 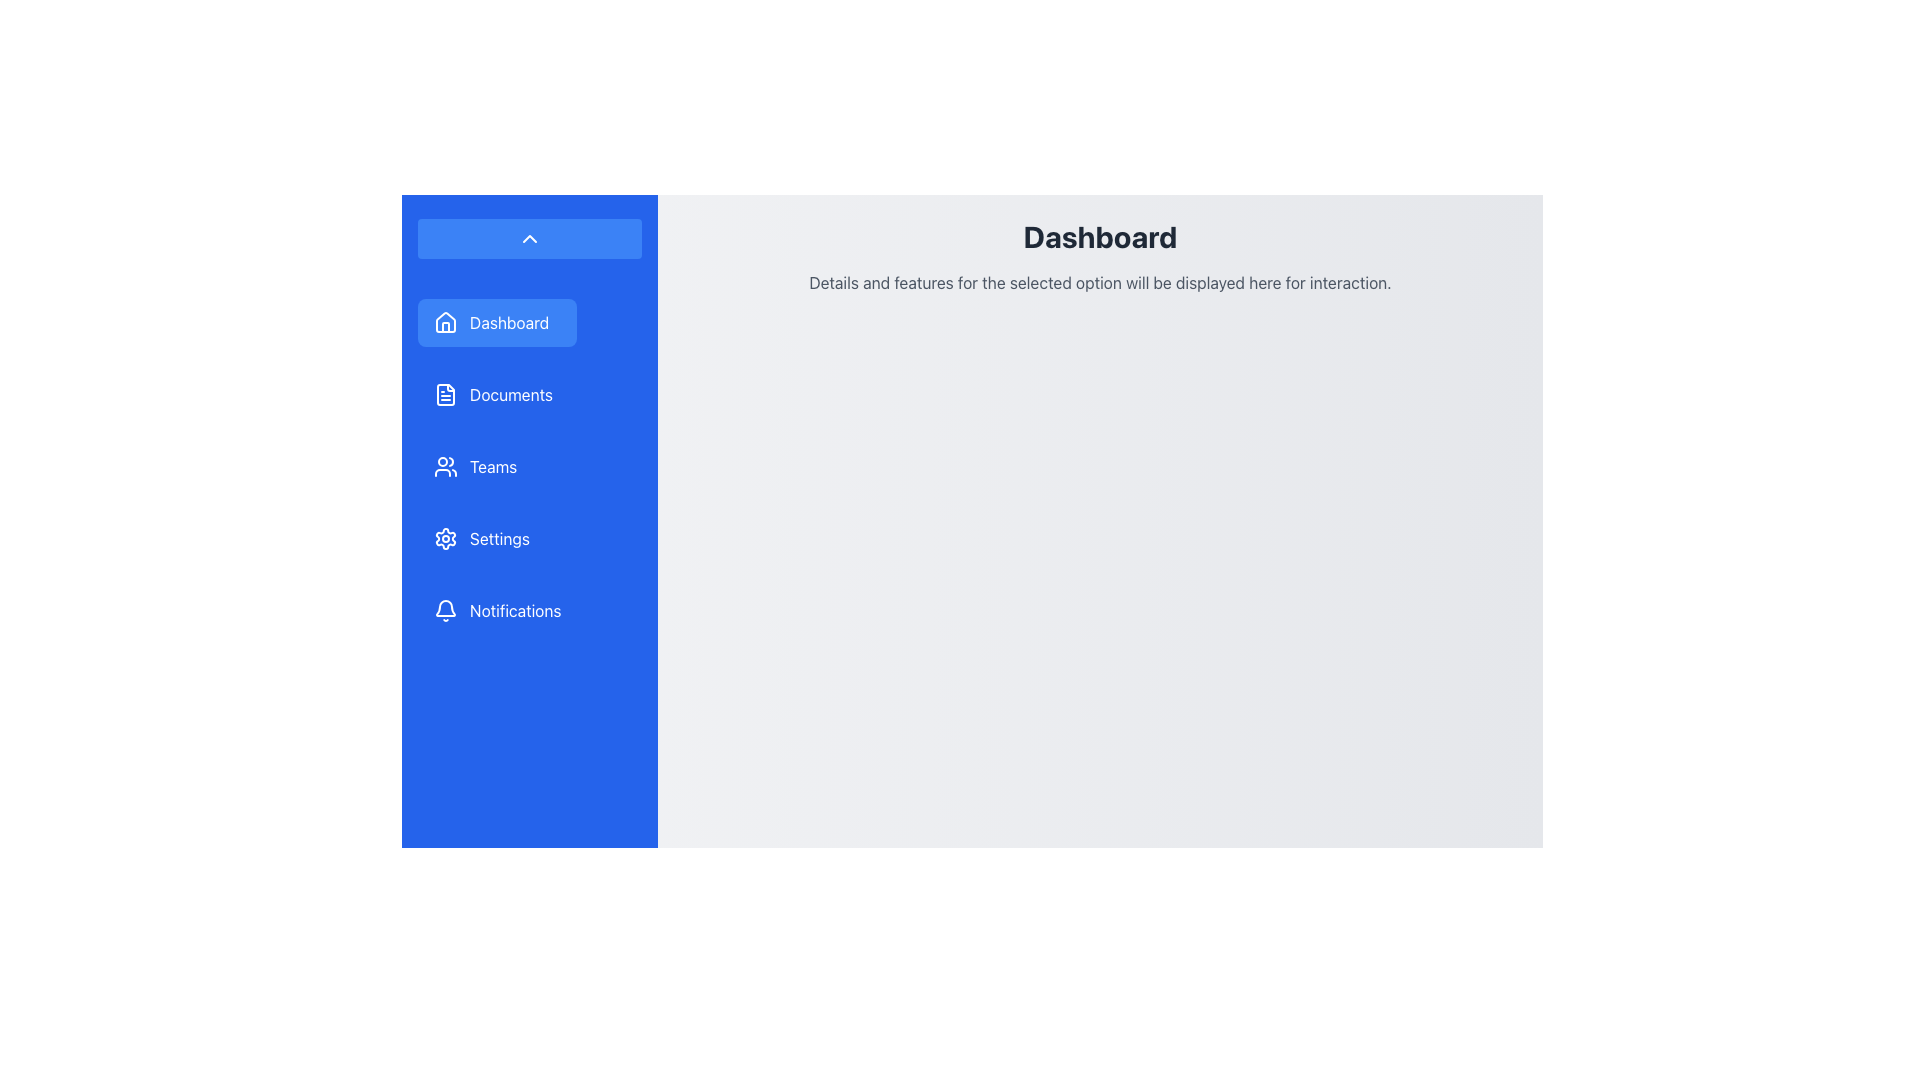 What do you see at coordinates (497, 322) in the screenshot?
I see `the 'Dashboard' button, which is a blue rectangular button with a white house icon and bold white text, located at the top of the vertical navigation bar` at bounding box center [497, 322].